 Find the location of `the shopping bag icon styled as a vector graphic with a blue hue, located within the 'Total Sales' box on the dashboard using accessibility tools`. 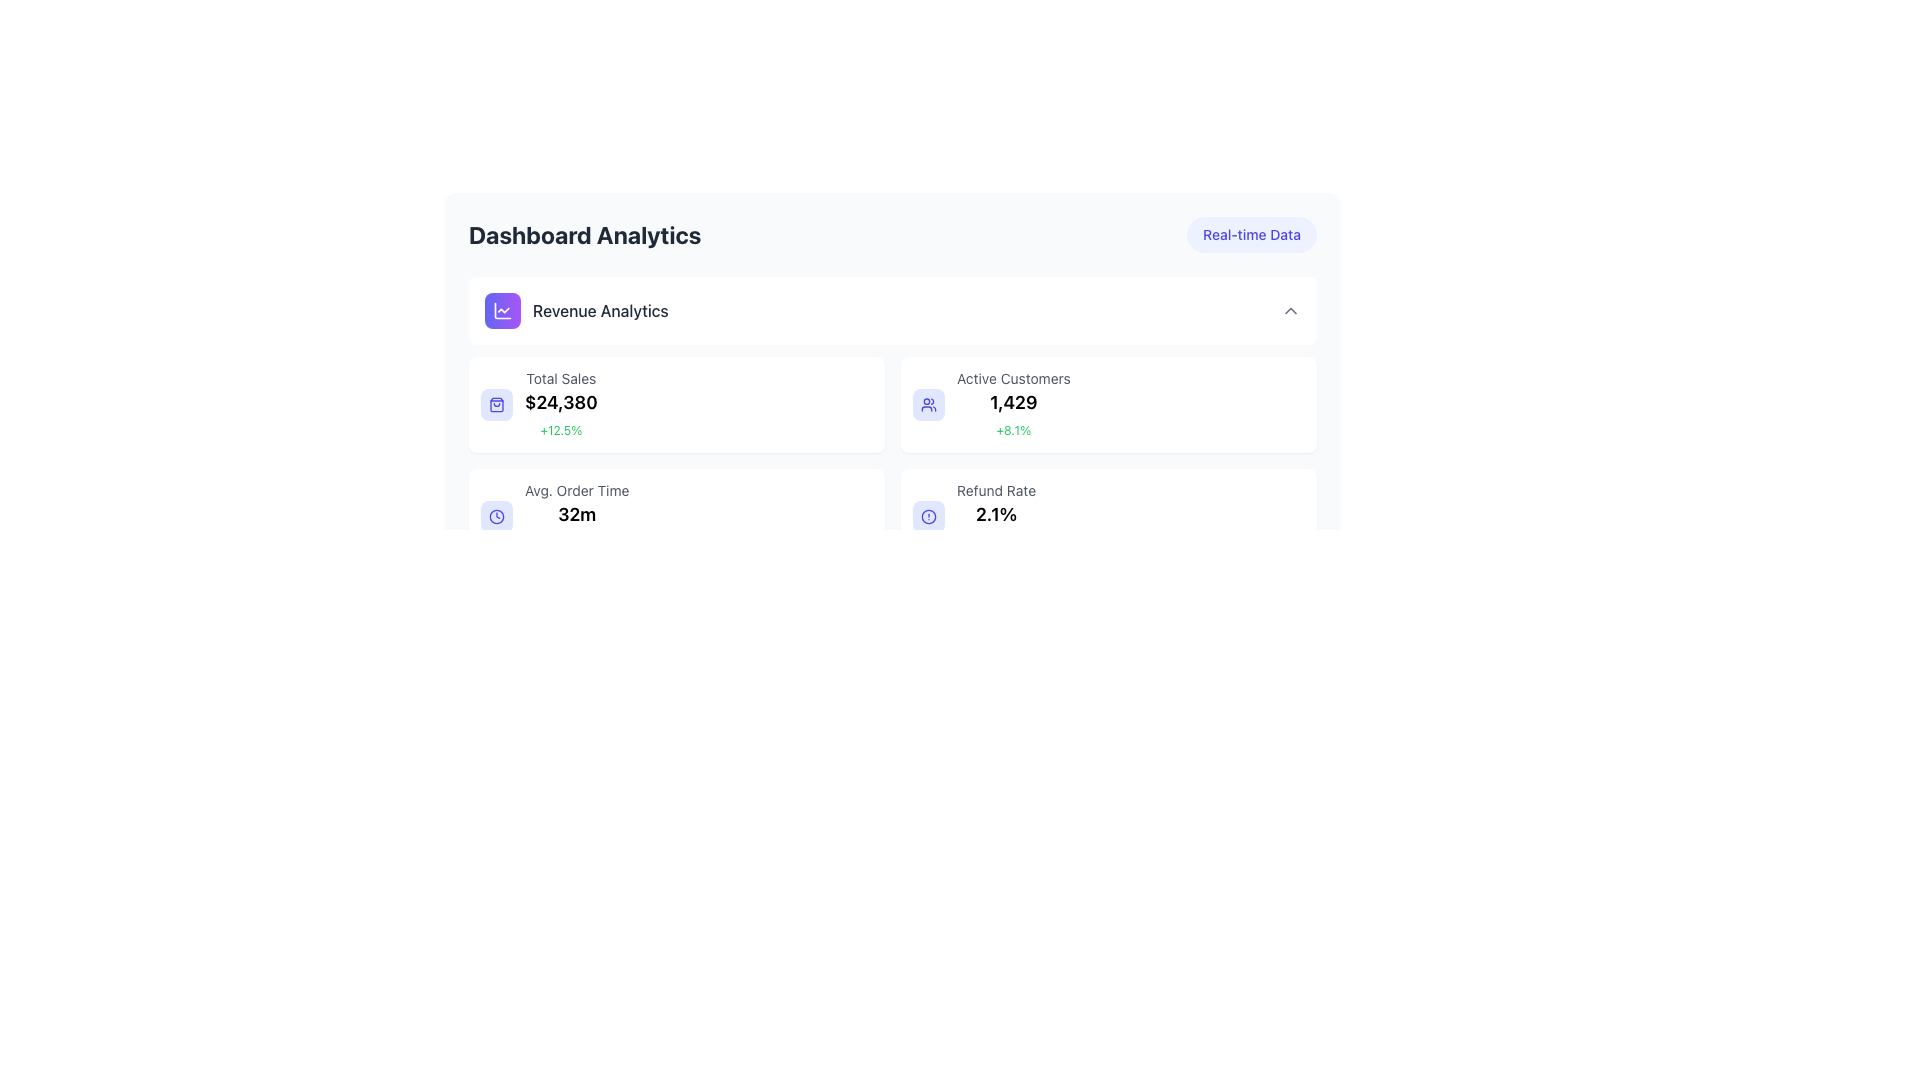

the shopping bag icon styled as a vector graphic with a blue hue, located within the 'Total Sales' box on the dashboard using accessibility tools is located at coordinates (497, 405).